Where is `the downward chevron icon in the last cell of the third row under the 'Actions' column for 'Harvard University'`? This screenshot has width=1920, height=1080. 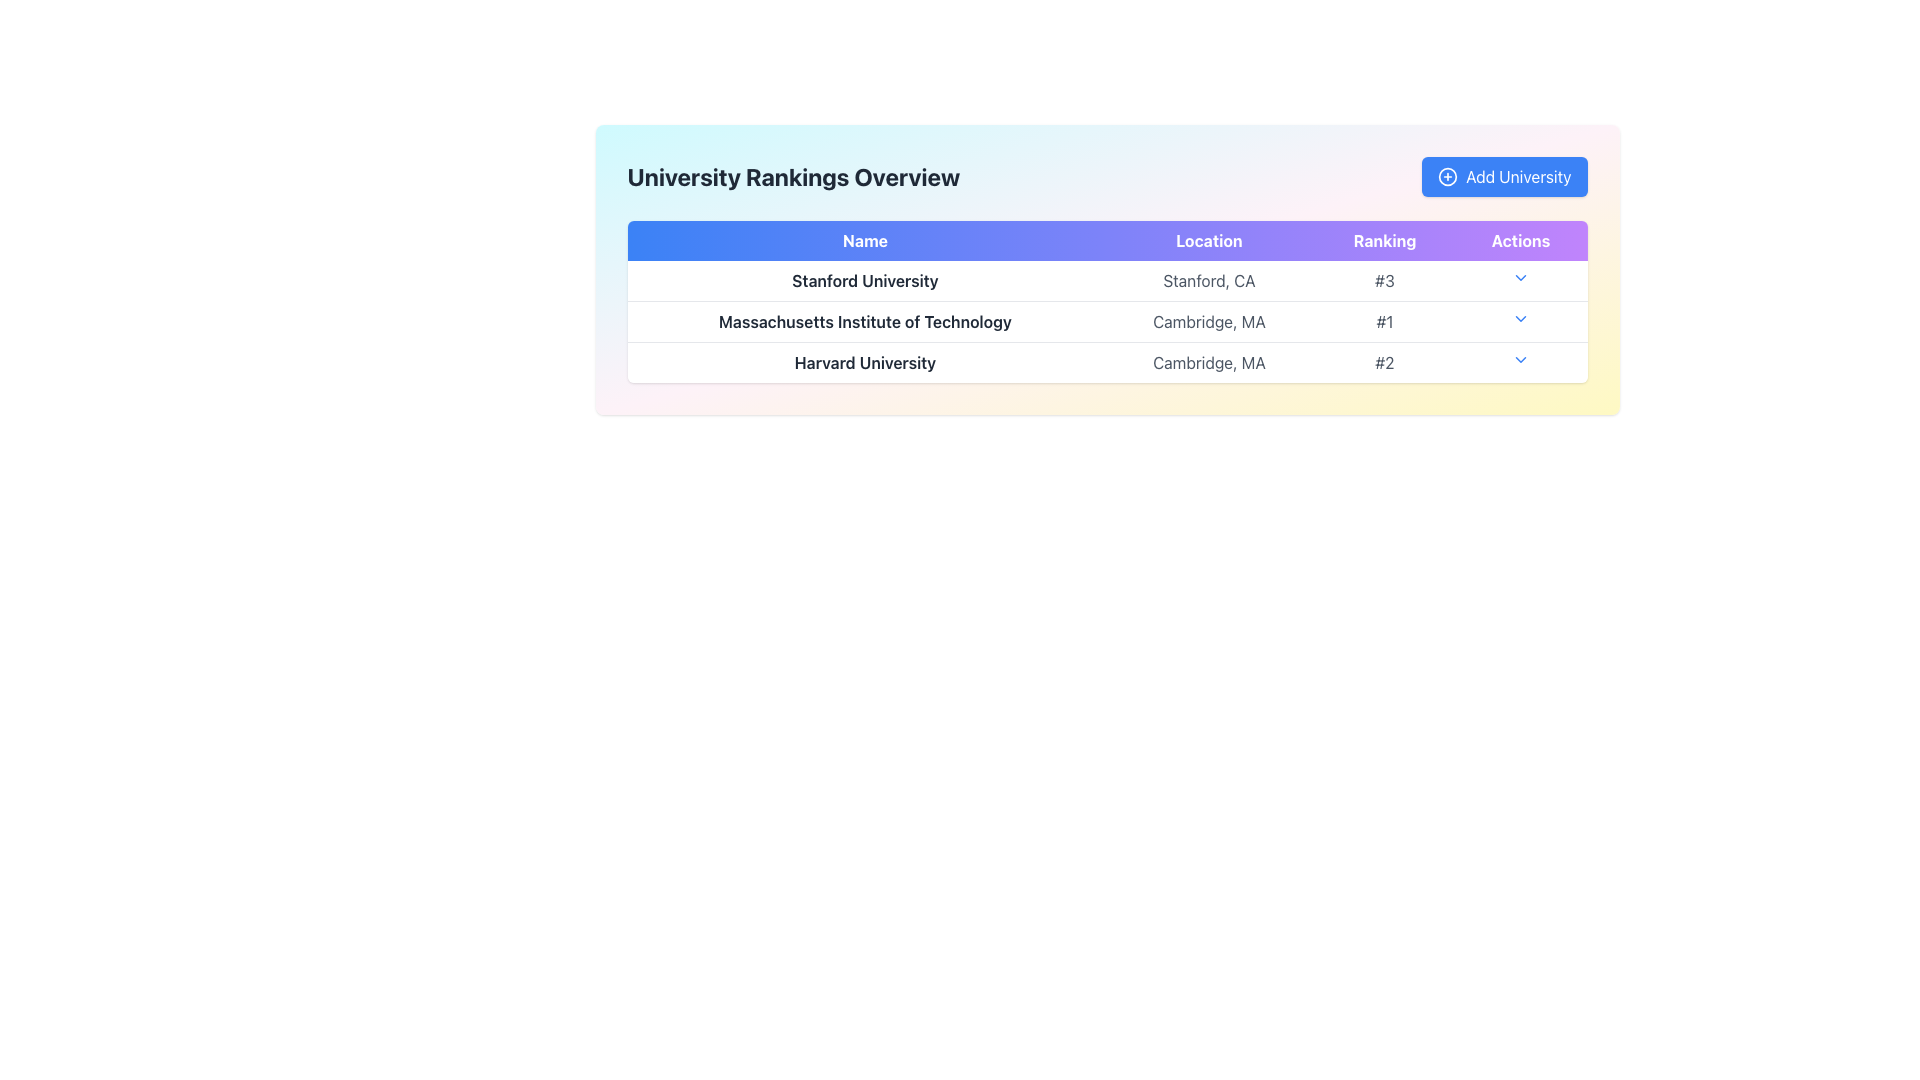 the downward chevron icon in the last cell of the third row under the 'Actions' column for 'Harvard University' is located at coordinates (1520, 358).